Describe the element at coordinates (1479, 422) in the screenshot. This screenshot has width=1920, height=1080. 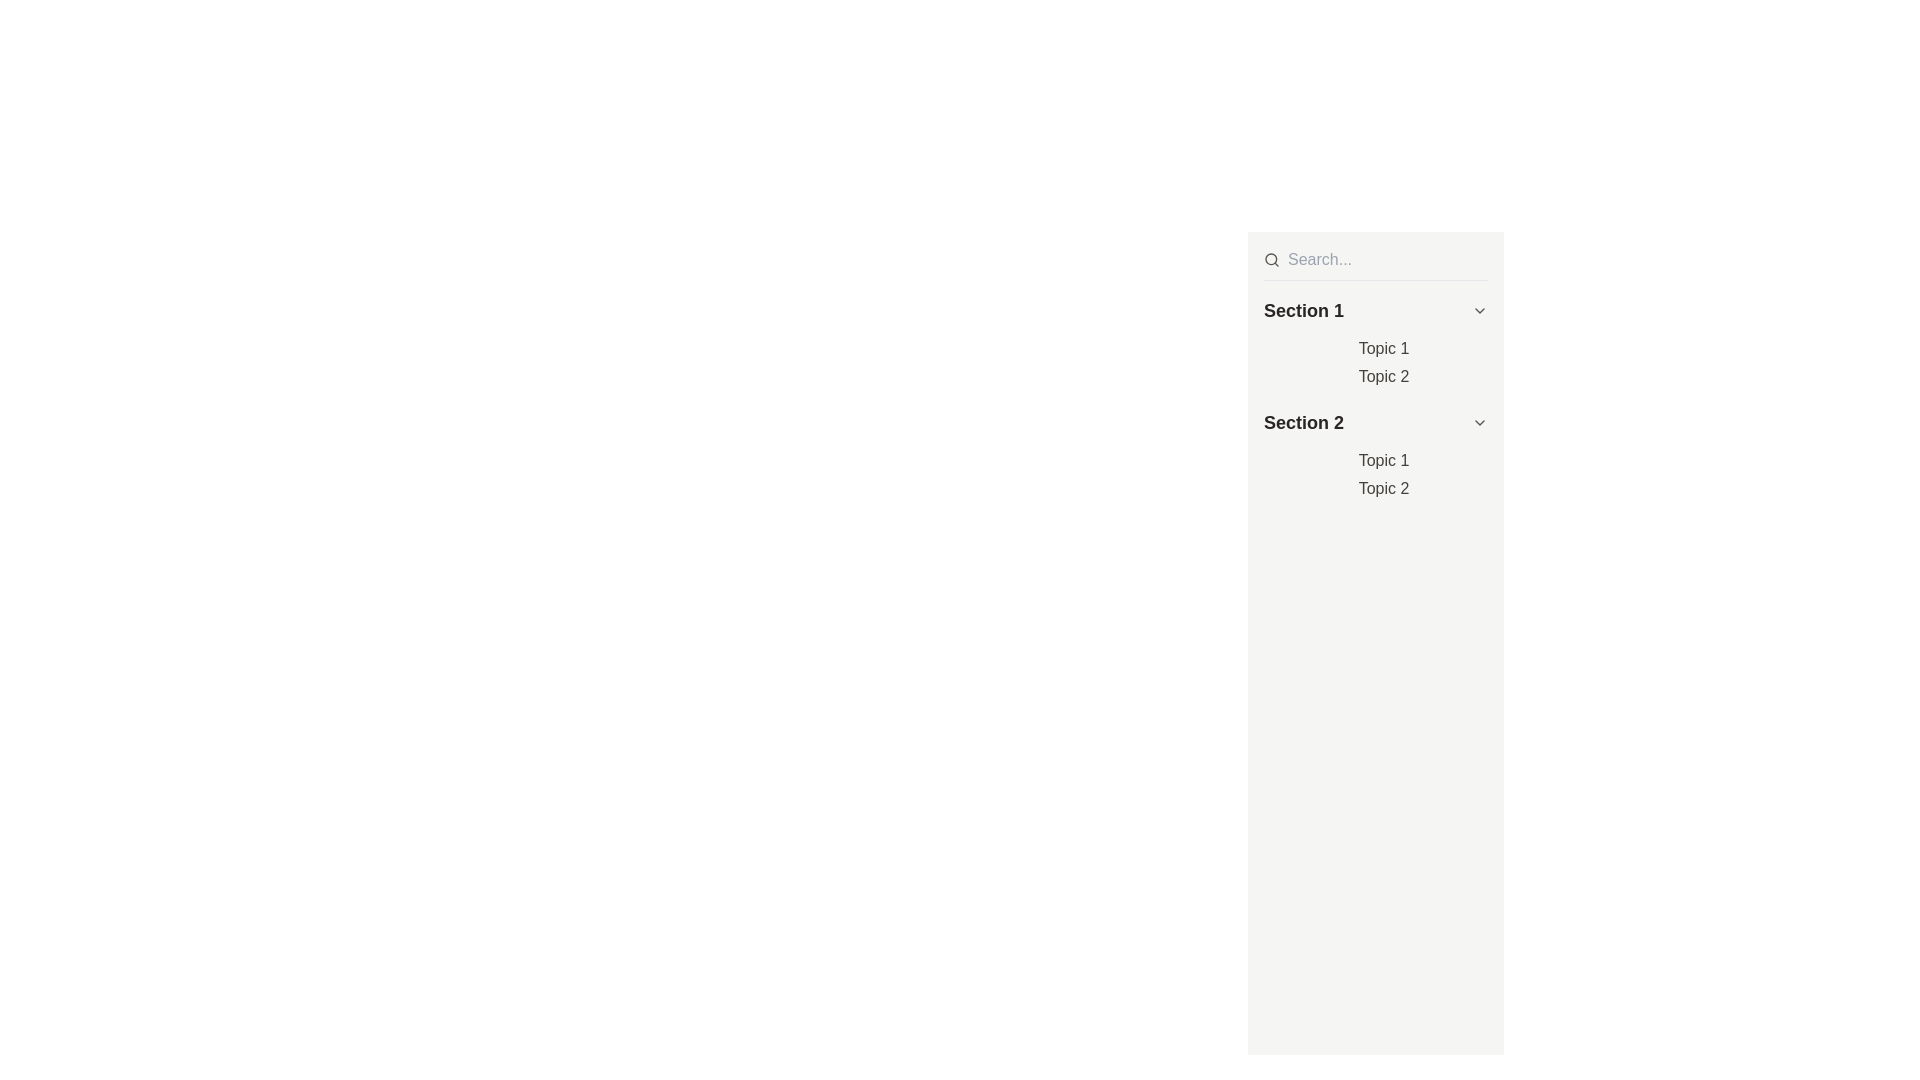
I see `the downward-pointing chevron icon located at the far right of the header labeled 'Section 2'` at that location.